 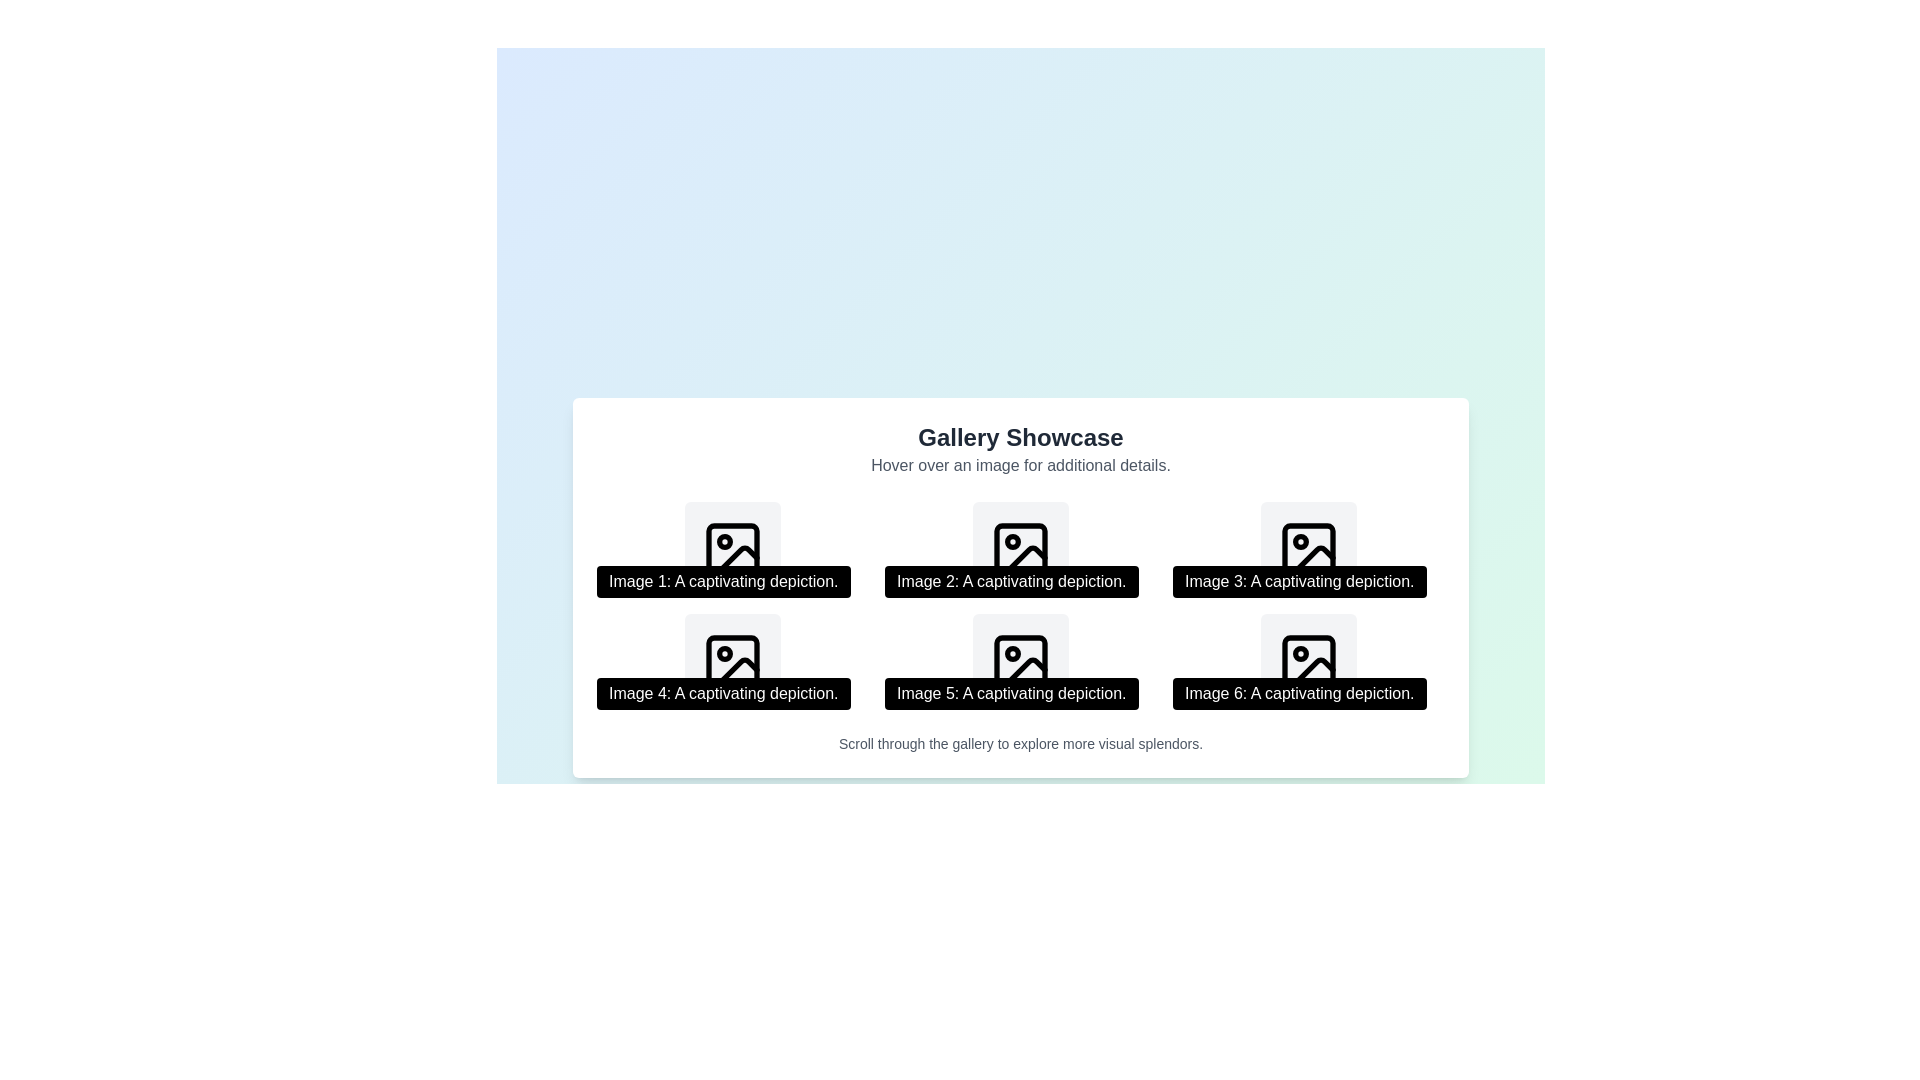 I want to click on the Text Label located beneath 'Image 3' in the gallery, which is centered horizontally with respect to the image above, positioned in the first row and third column of the grid, so click(x=1299, y=582).